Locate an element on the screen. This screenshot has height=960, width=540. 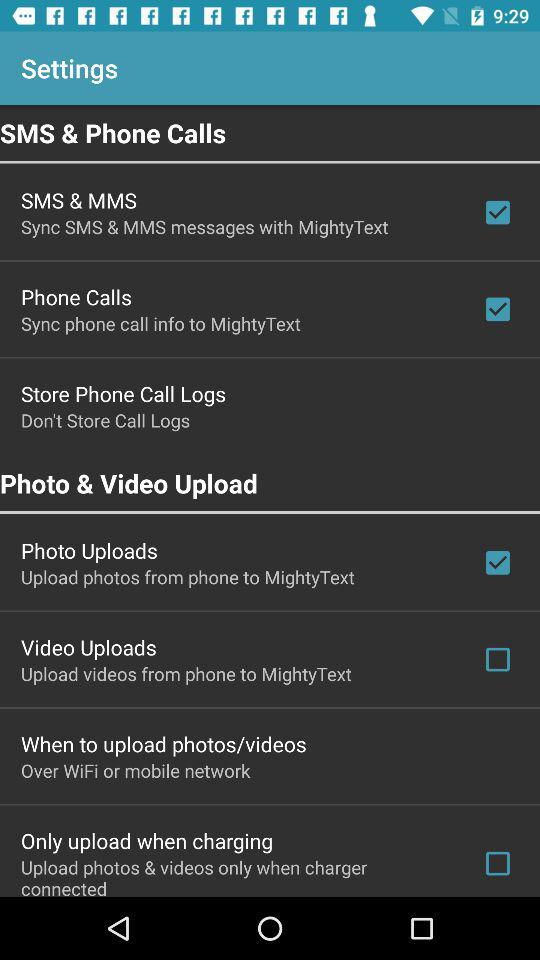
the item below when to upload icon is located at coordinates (135, 769).